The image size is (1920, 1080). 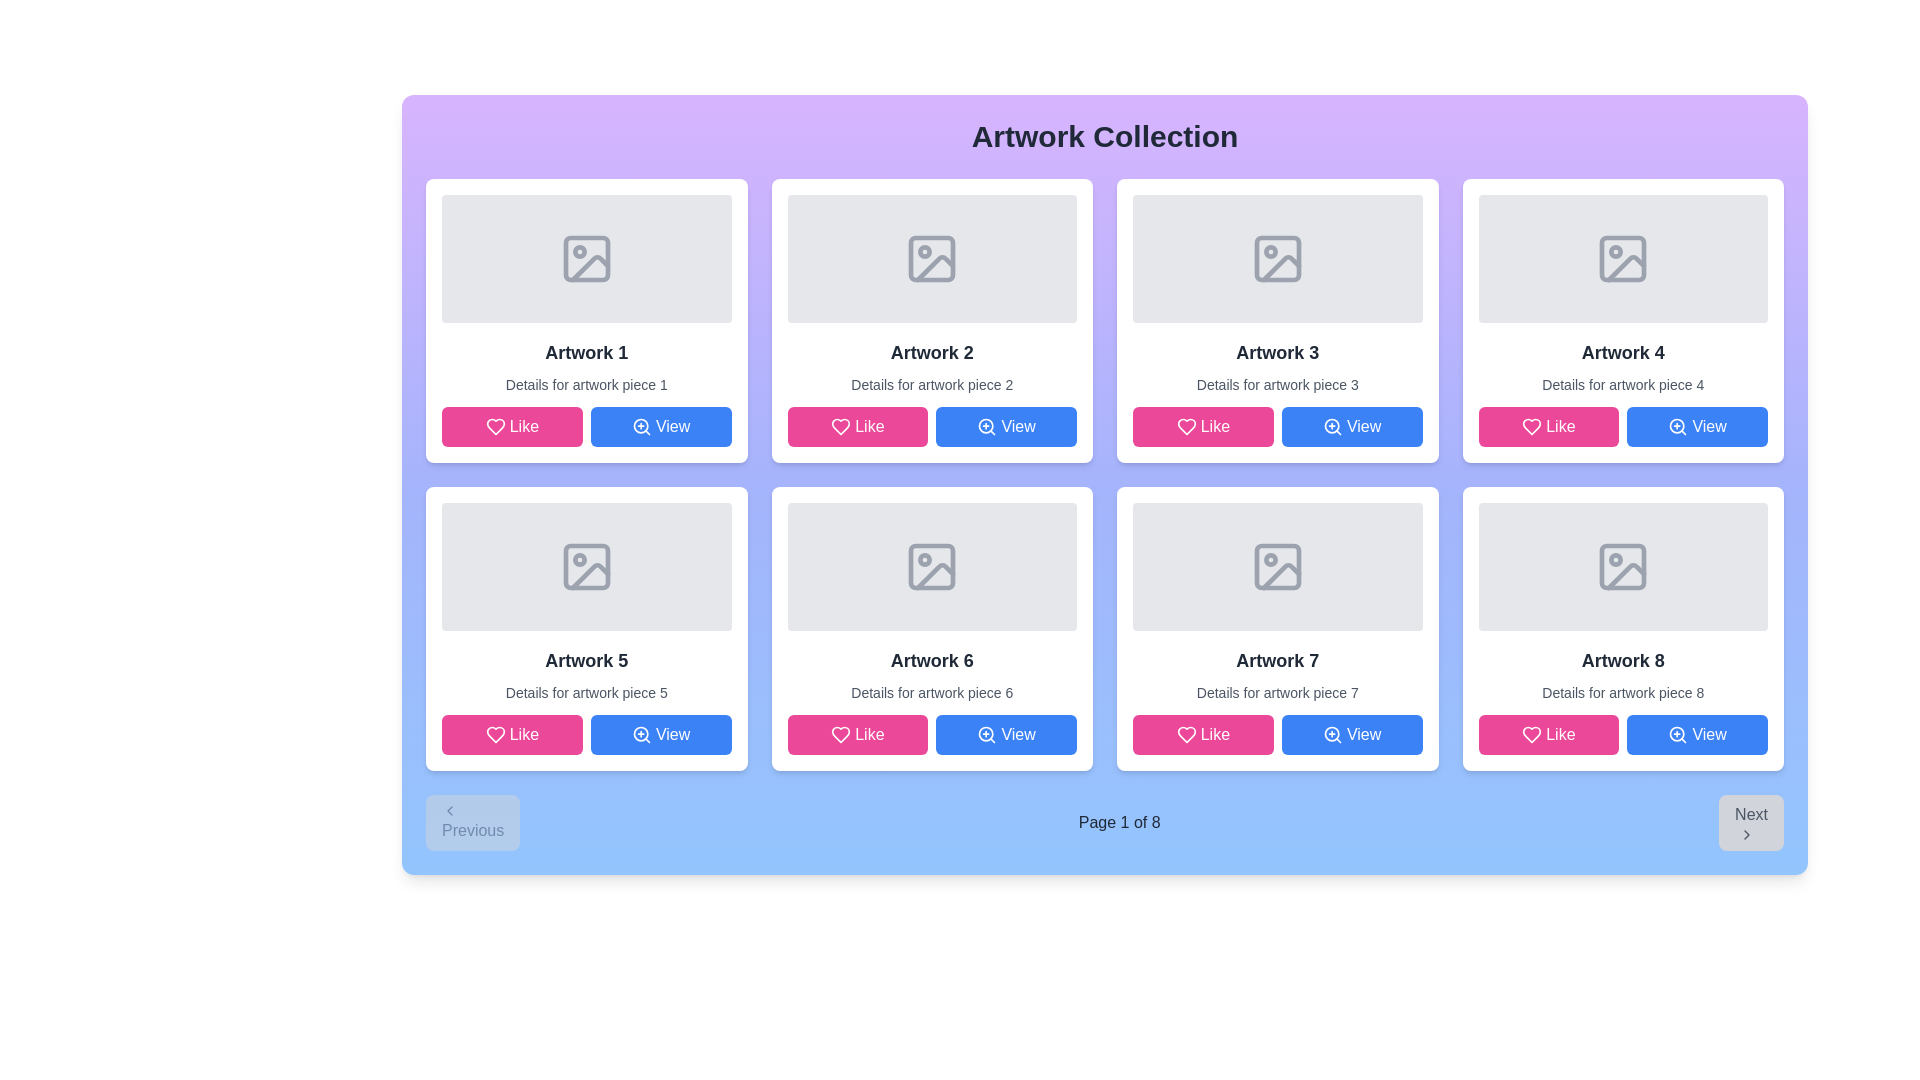 I want to click on the heart-shaped icon styled with pink color, which is centered in the 'Like' button beneath the 'Artwork 2' entry, so click(x=841, y=426).